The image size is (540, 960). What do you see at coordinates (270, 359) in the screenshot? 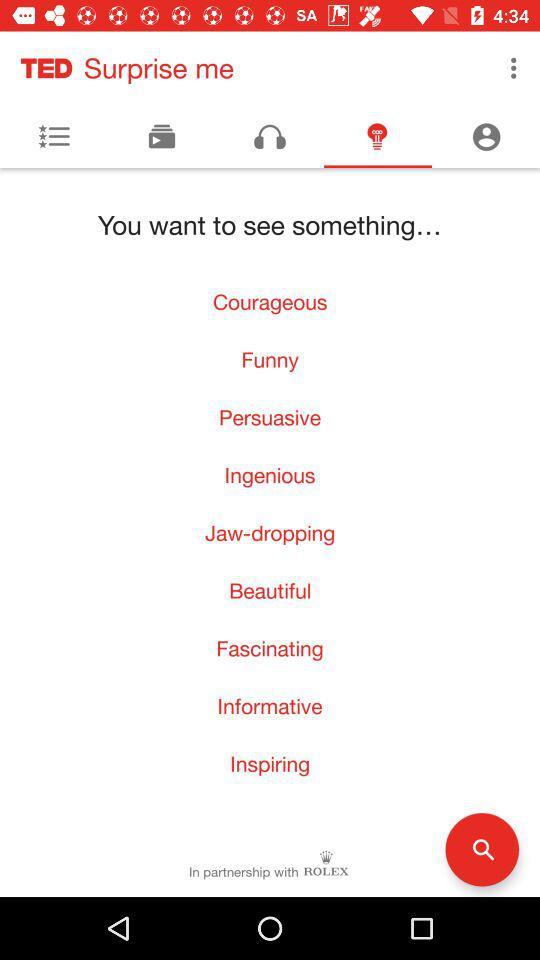
I see `item below courageous icon` at bounding box center [270, 359].